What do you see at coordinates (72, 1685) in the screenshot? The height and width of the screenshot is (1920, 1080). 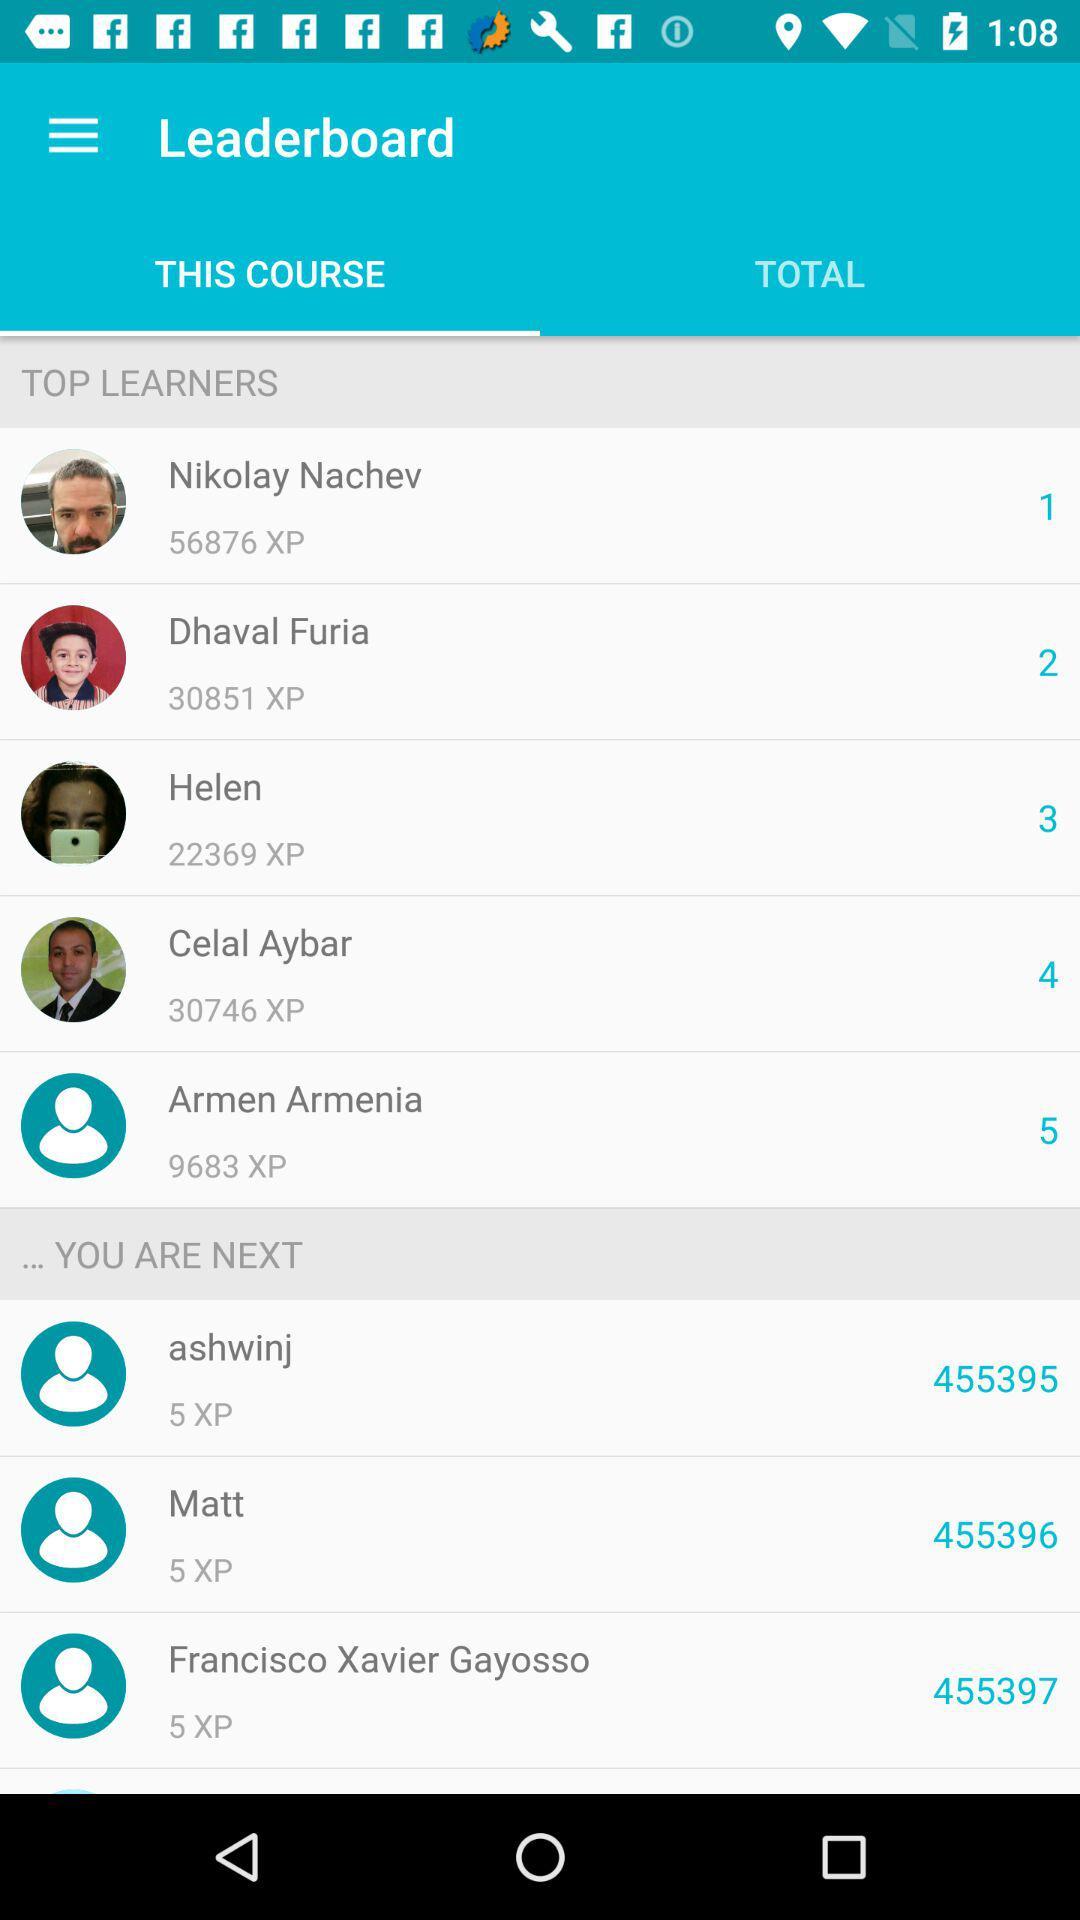 I see `the last image` at bounding box center [72, 1685].